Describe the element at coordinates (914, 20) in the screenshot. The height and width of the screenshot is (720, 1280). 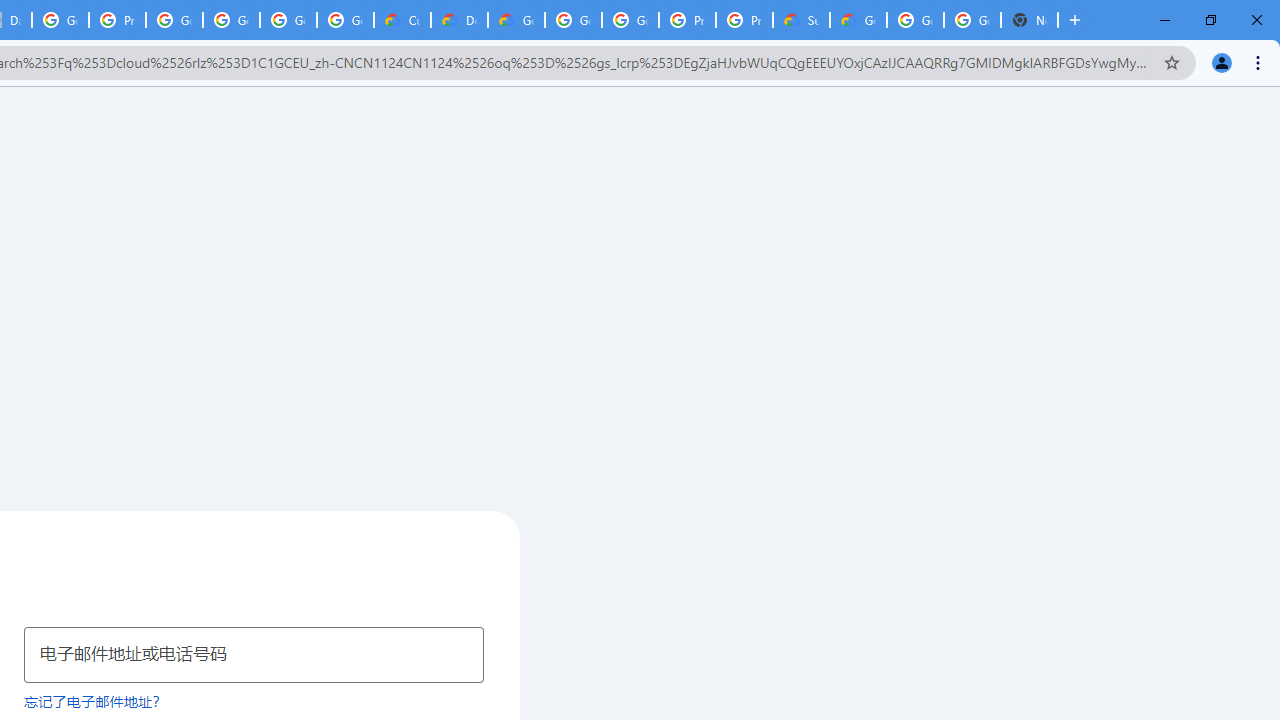
I see `'Google Cloud Platform'` at that location.